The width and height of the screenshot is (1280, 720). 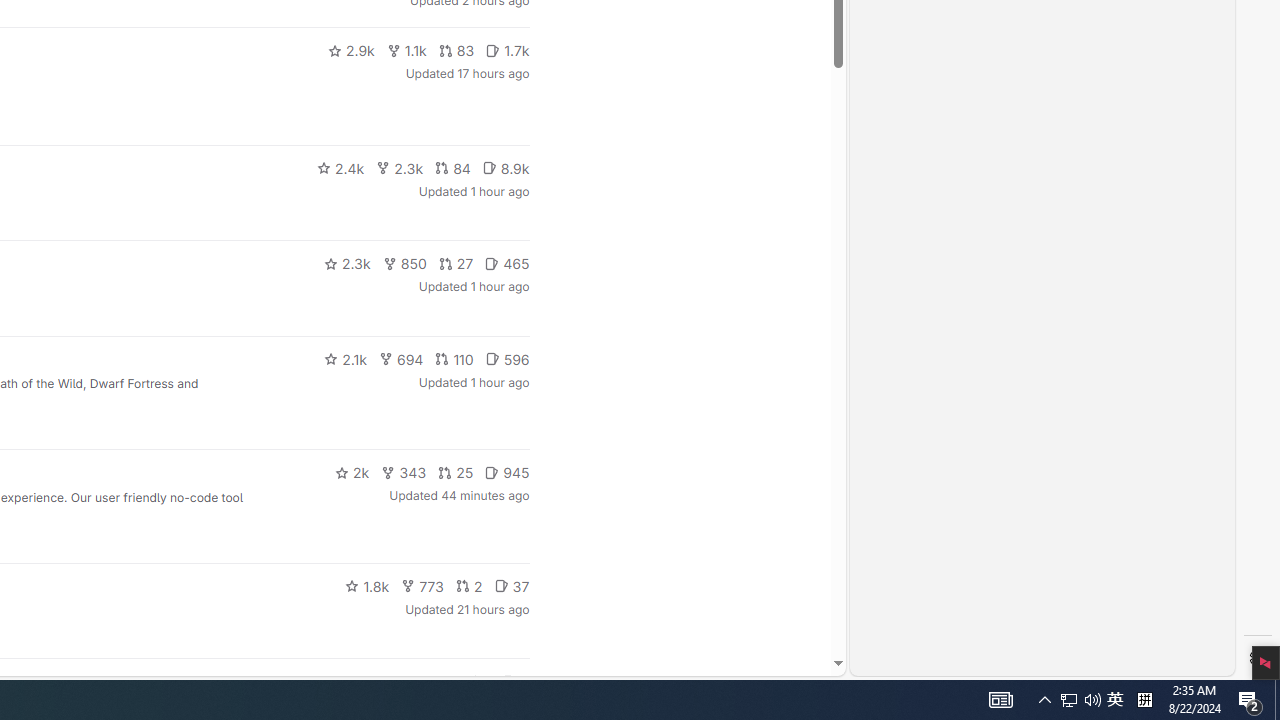 What do you see at coordinates (340, 167) in the screenshot?
I see `'2.4k'` at bounding box center [340, 167].